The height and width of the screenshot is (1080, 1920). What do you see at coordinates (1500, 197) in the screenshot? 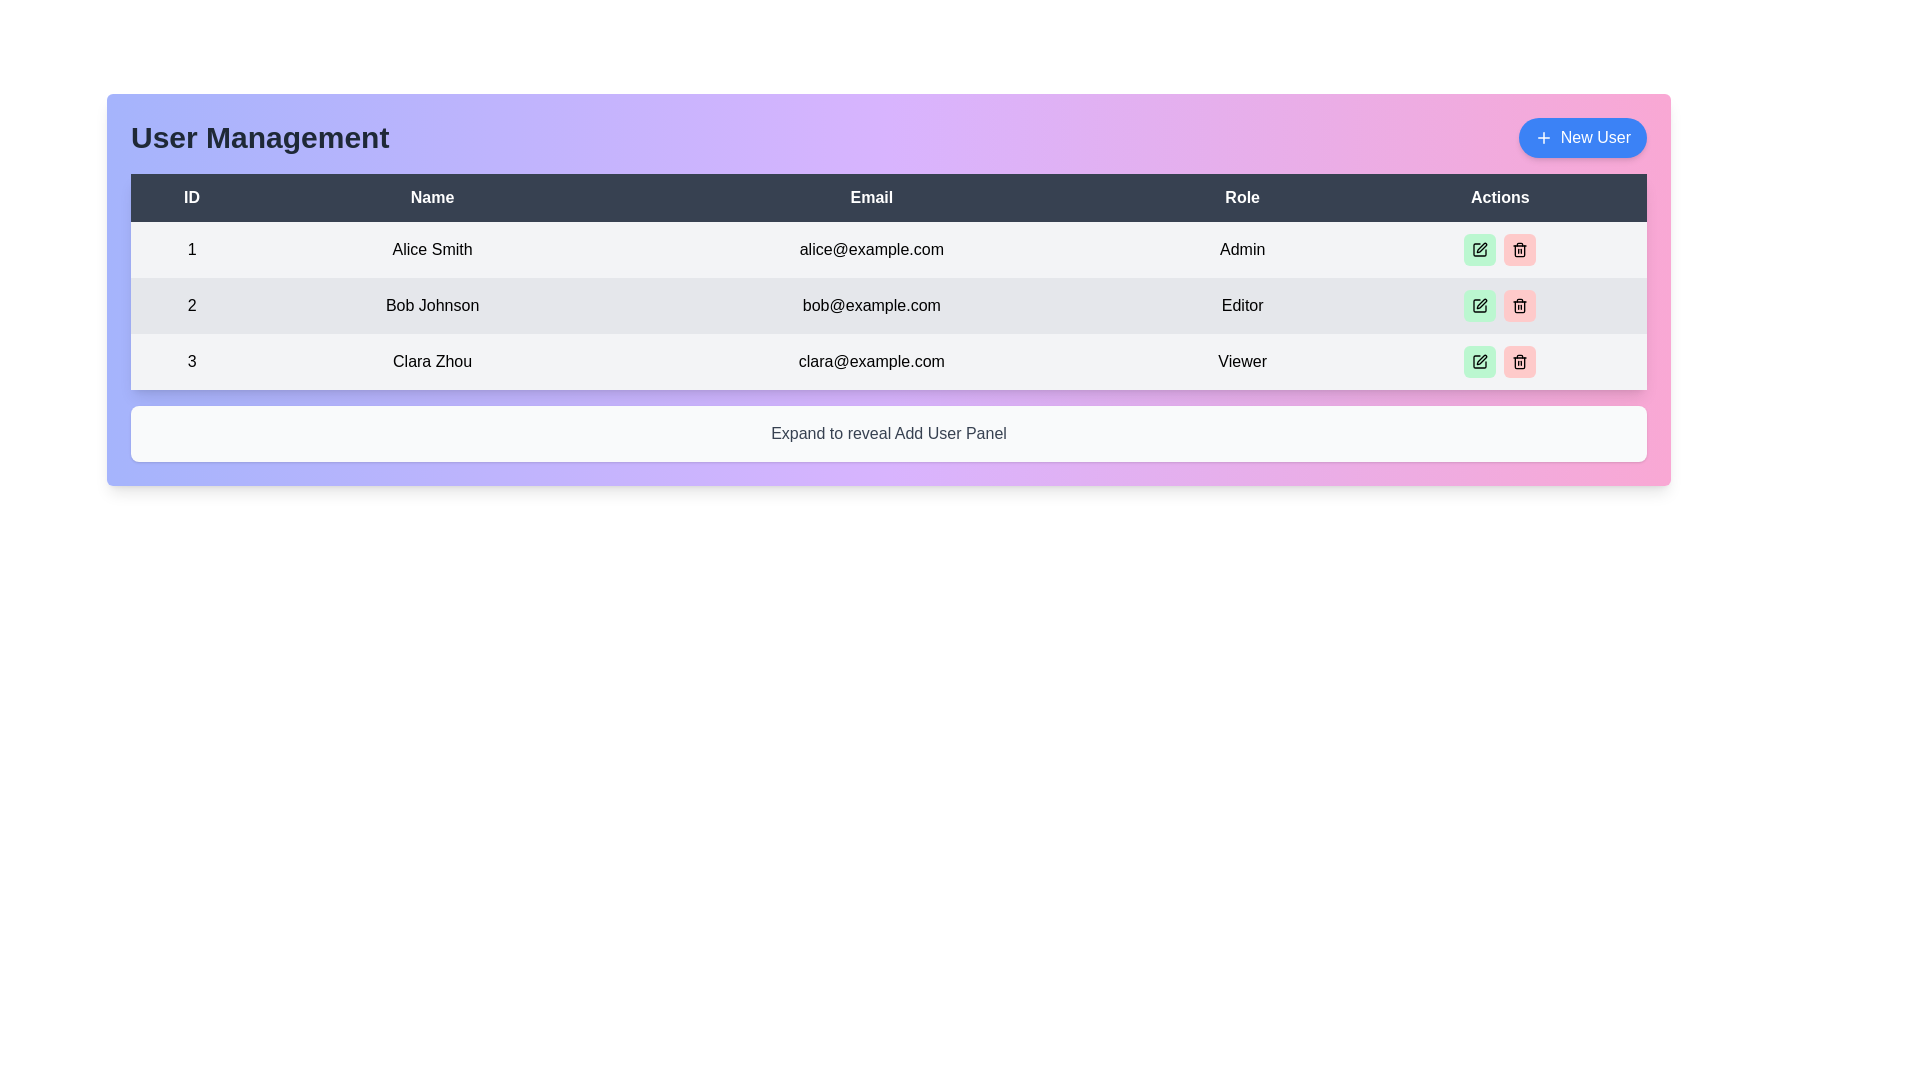
I see `the 'Actions' table header, which is the rightmost header in a table with a dark background and bold white text` at bounding box center [1500, 197].